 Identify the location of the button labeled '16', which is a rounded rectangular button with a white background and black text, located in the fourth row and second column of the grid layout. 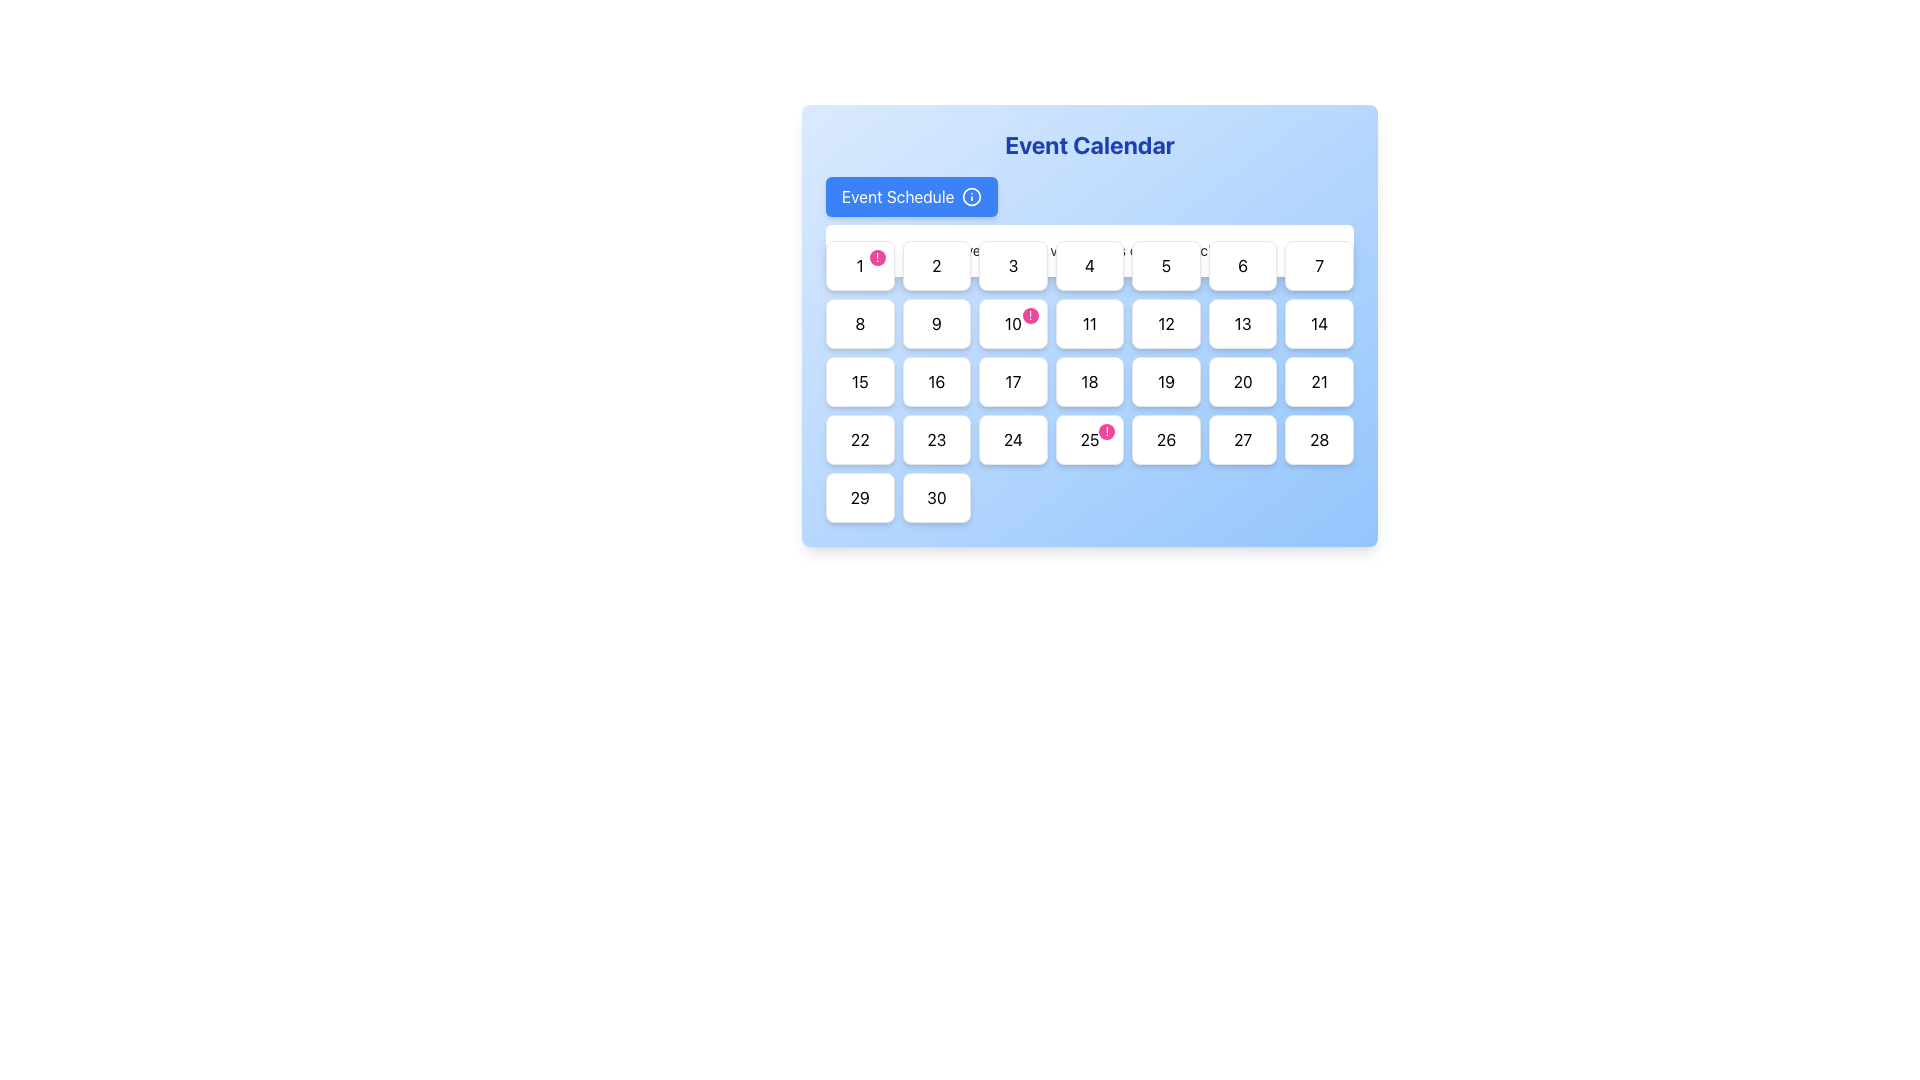
(935, 381).